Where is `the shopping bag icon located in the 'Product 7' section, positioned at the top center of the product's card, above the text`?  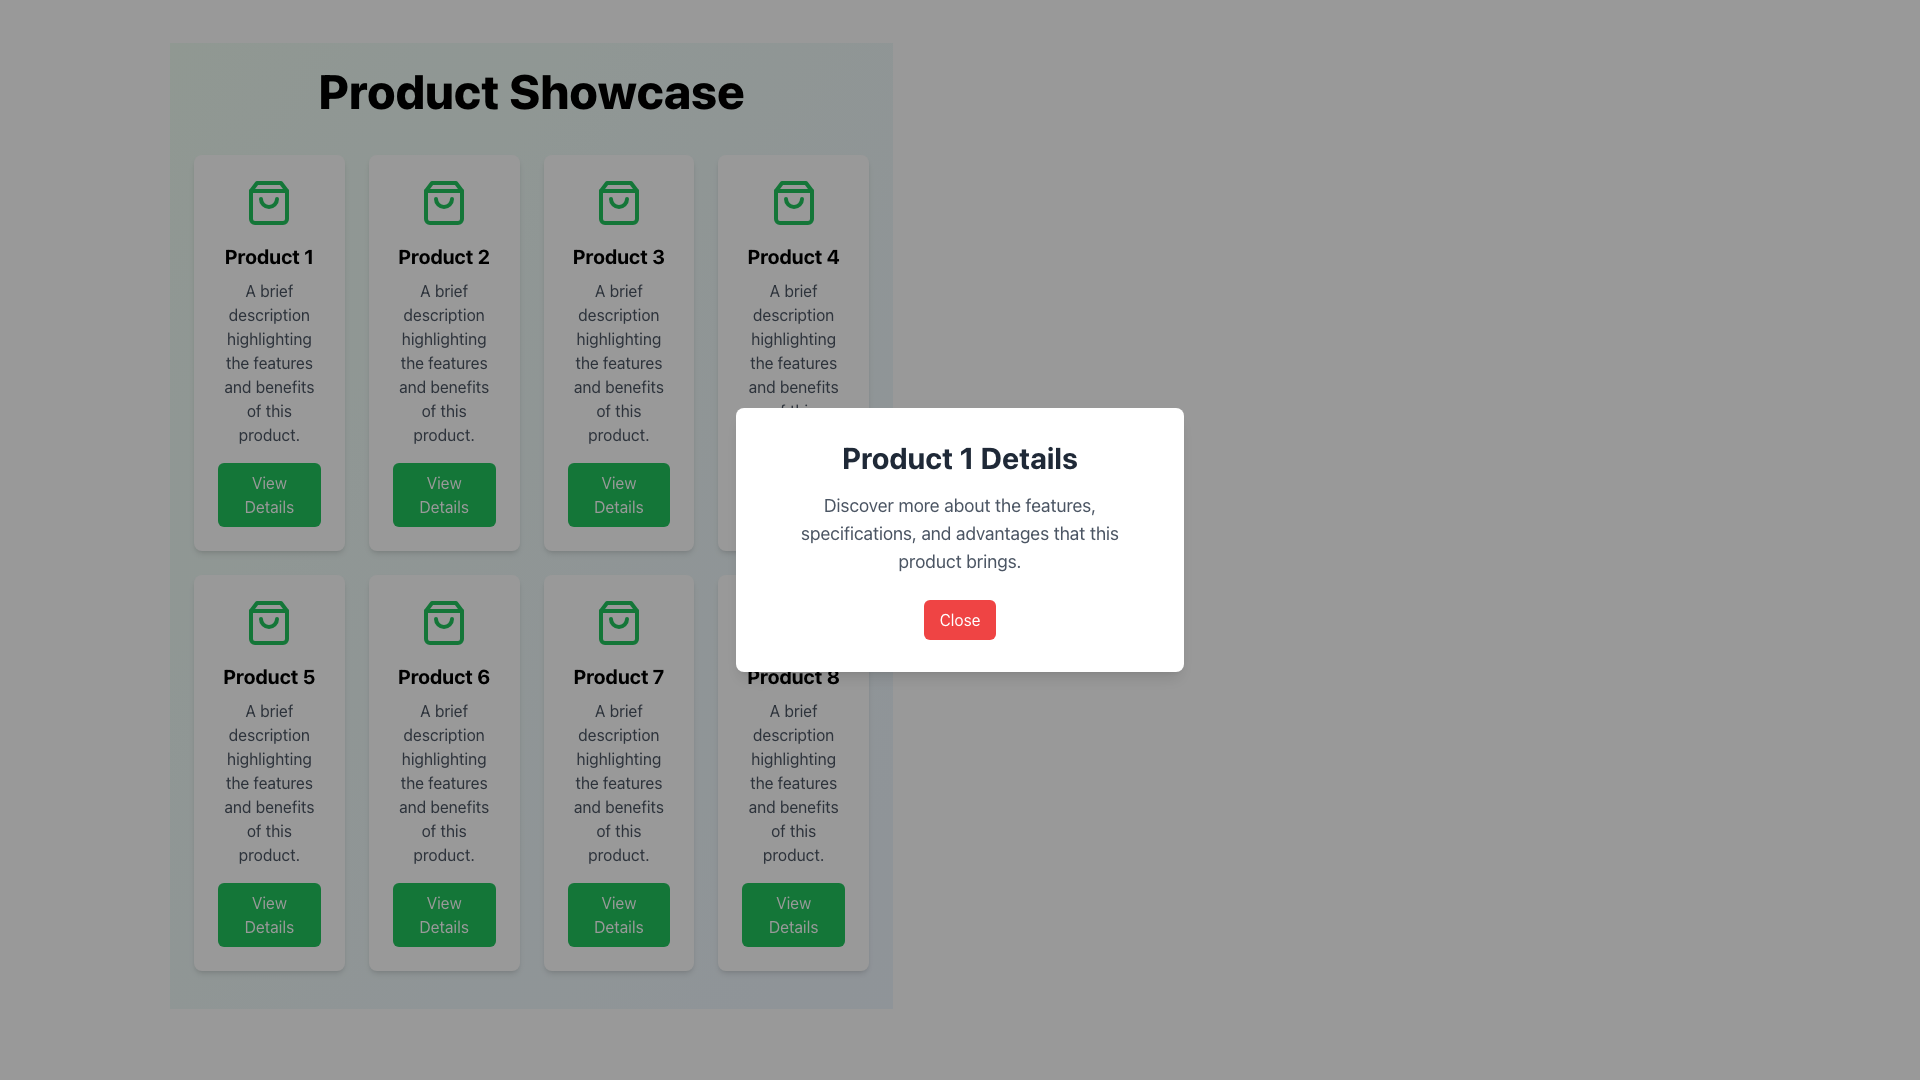 the shopping bag icon located in the 'Product 7' section, positioned at the top center of the product's card, above the text is located at coordinates (617, 622).